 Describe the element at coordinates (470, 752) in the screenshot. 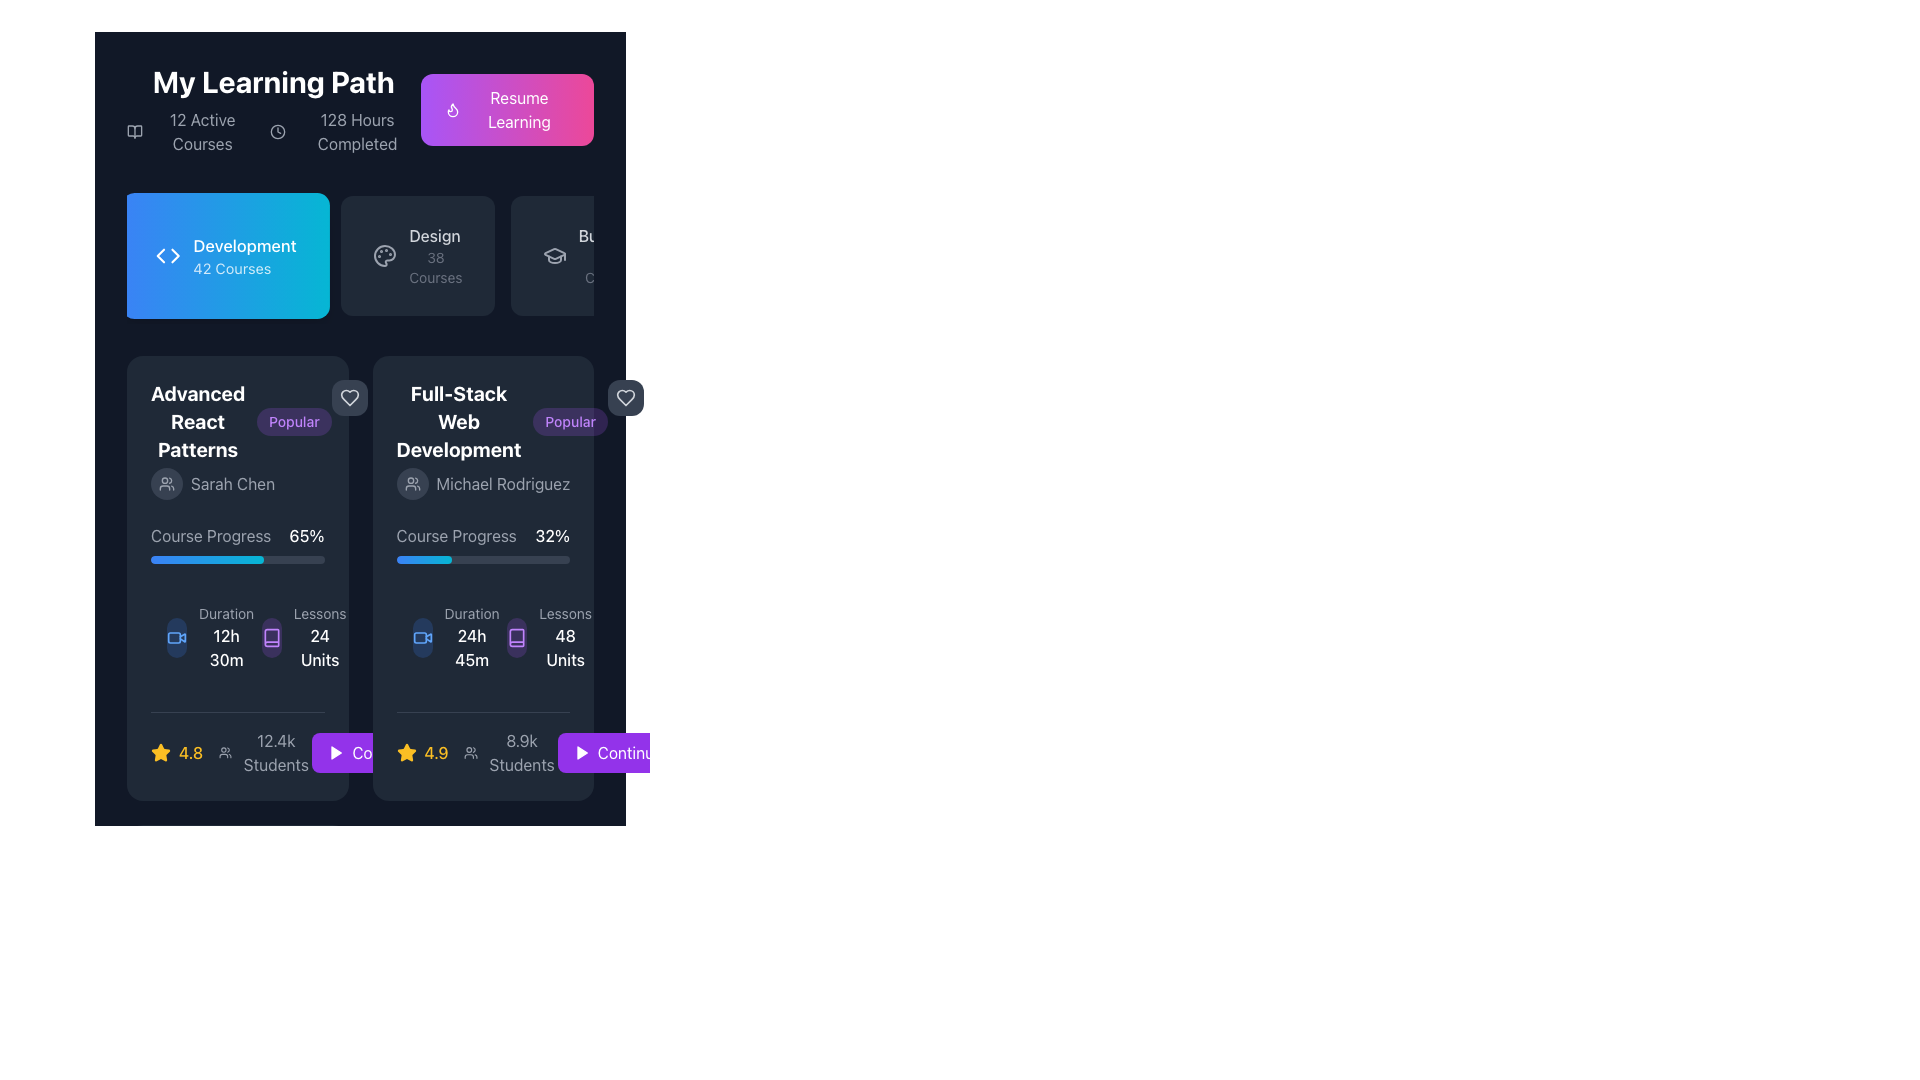

I see `the student engagement icon located at the bottom center of the 'Full-Stack Web Development' card, positioned to the left of '8.9k Students' and above the purple 'Continue' button` at that location.